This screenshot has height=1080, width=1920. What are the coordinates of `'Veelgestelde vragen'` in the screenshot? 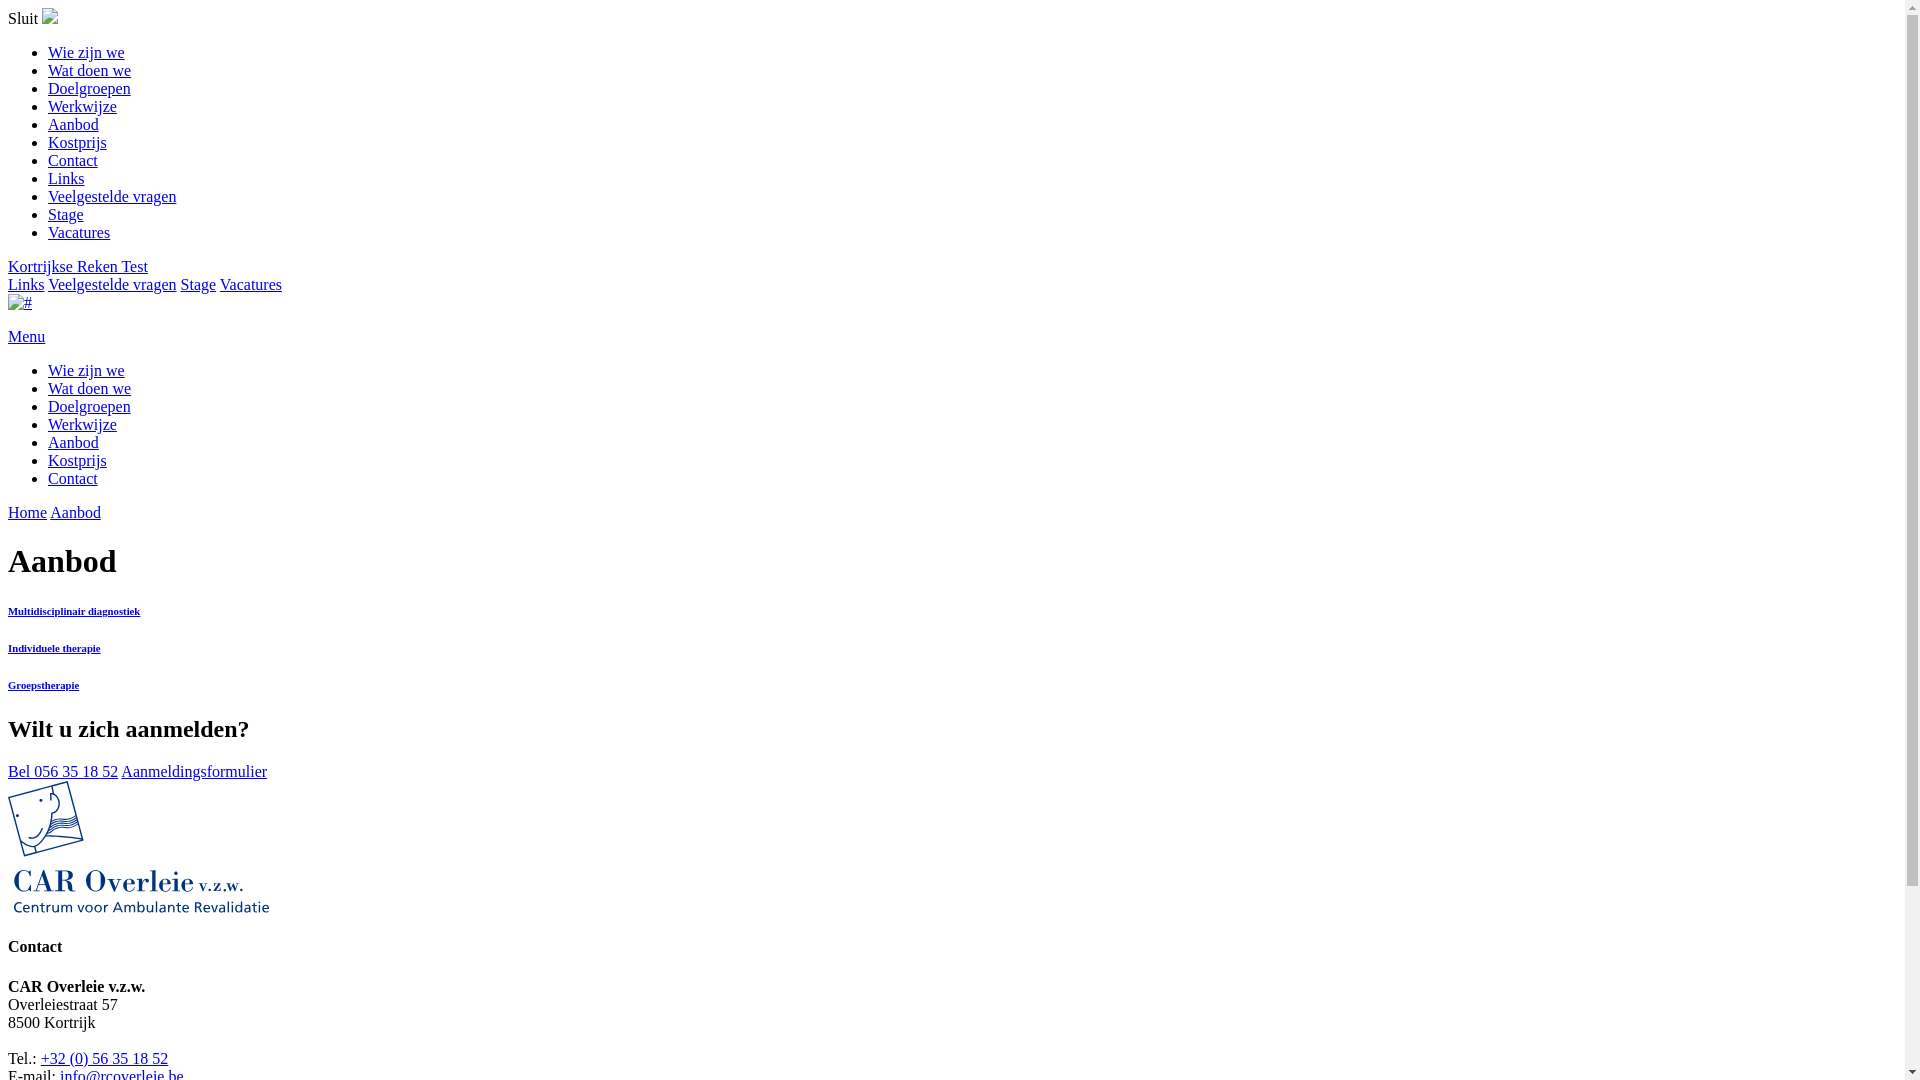 It's located at (110, 196).